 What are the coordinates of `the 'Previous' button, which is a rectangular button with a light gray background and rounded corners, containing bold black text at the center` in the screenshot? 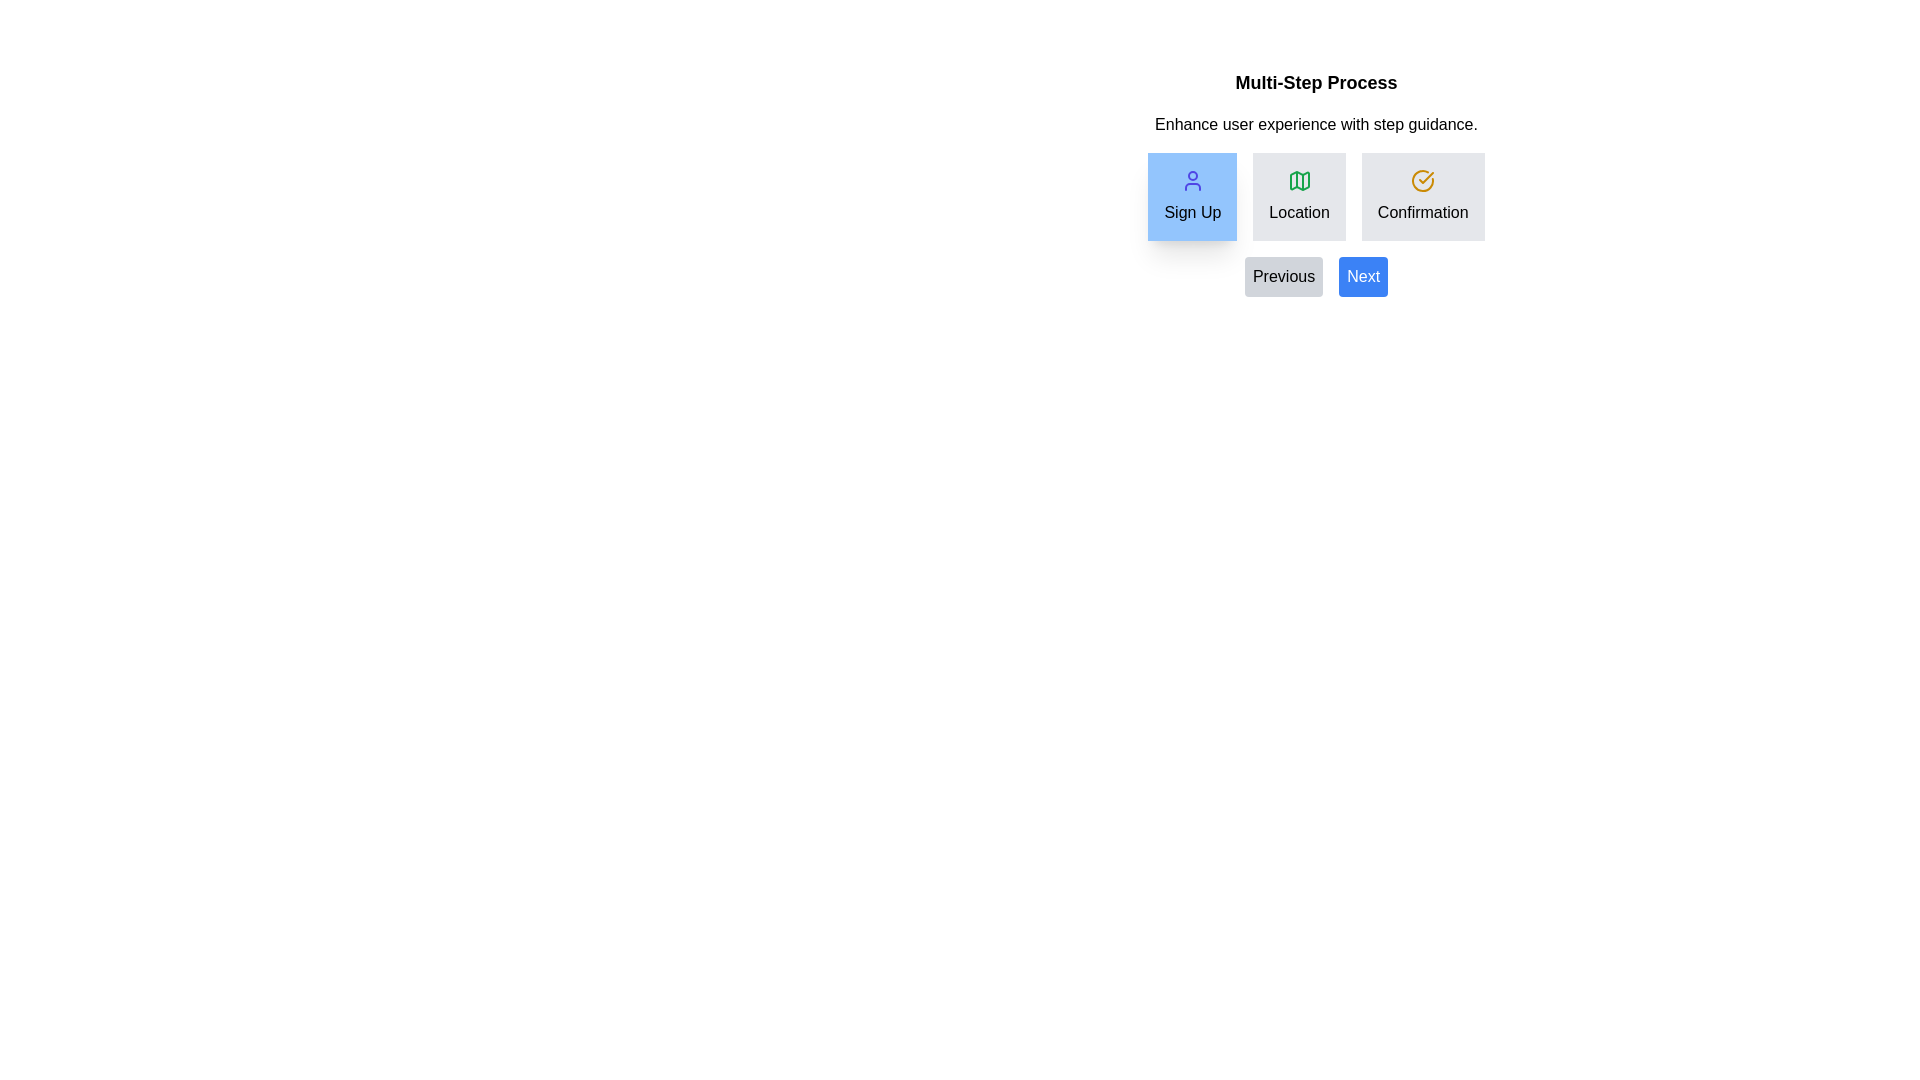 It's located at (1284, 277).